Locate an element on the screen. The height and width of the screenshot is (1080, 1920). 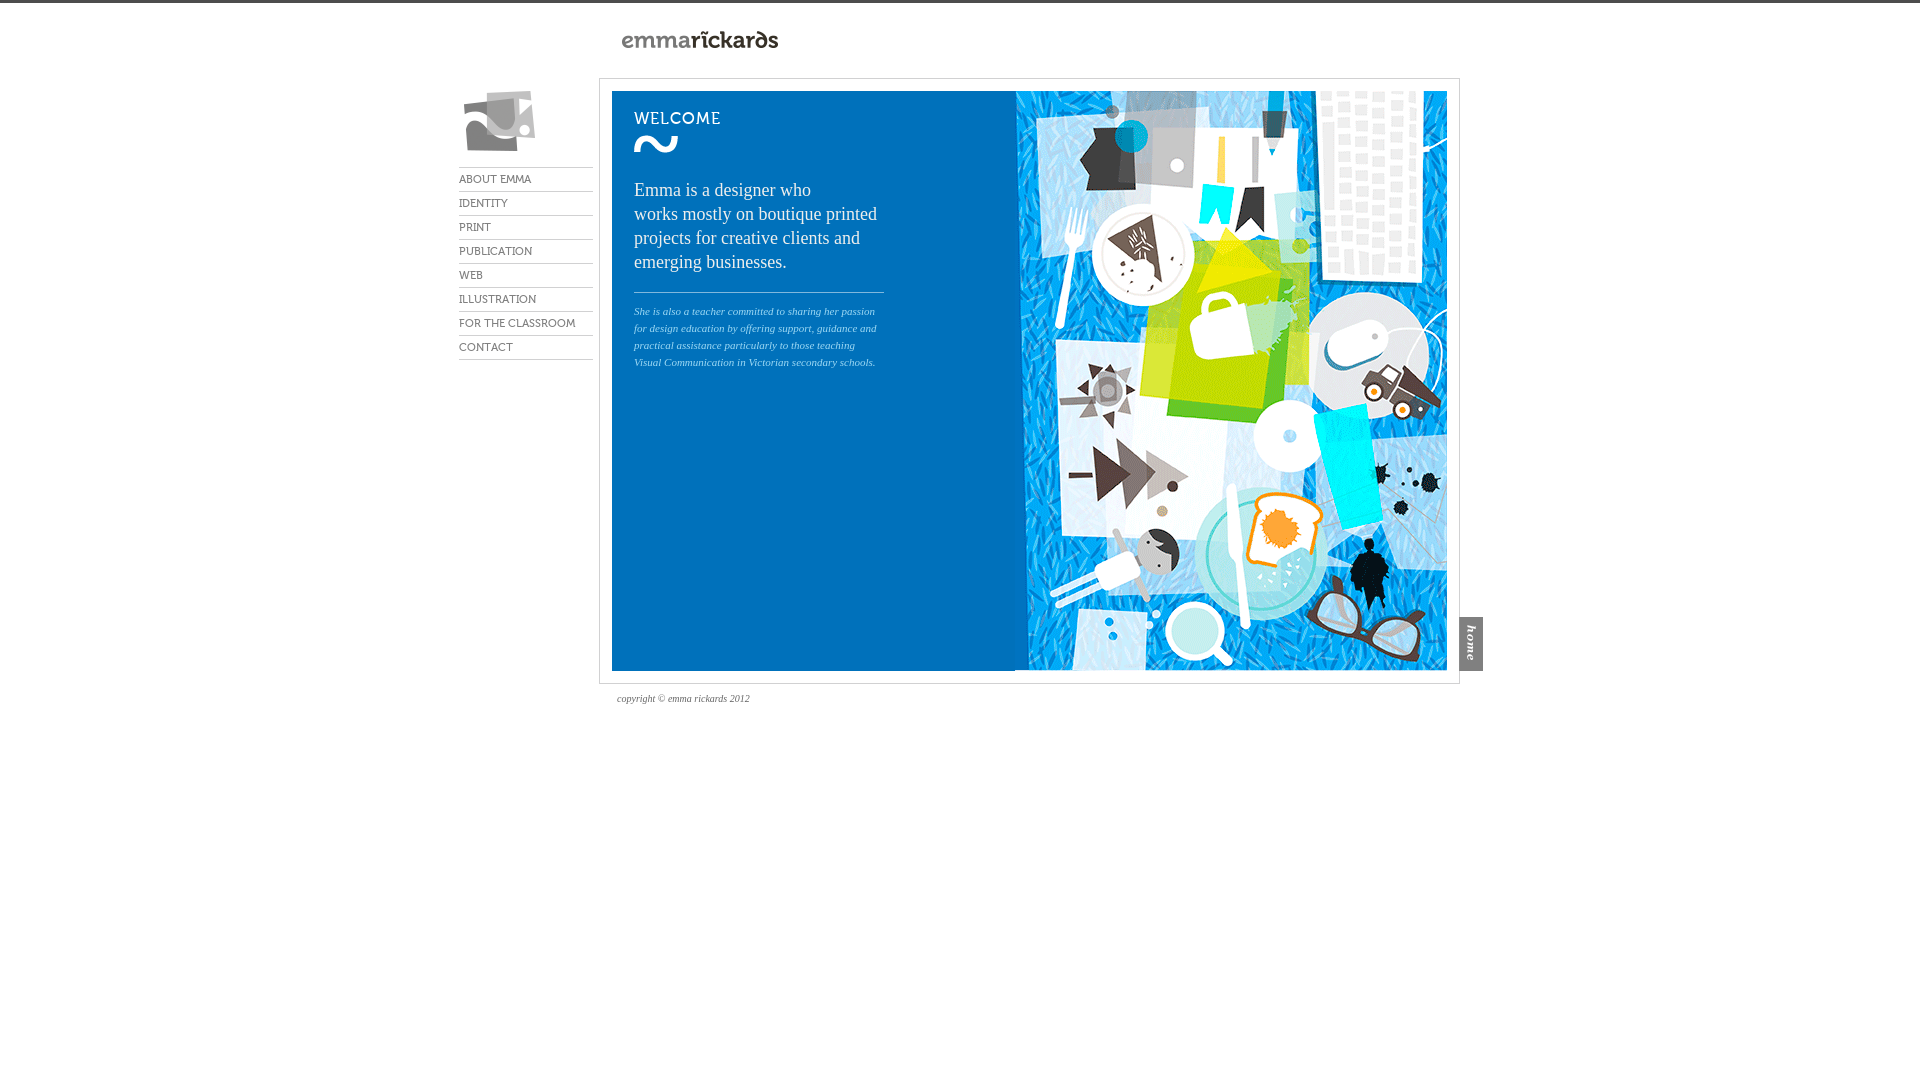
'PRINT' is located at coordinates (526, 226).